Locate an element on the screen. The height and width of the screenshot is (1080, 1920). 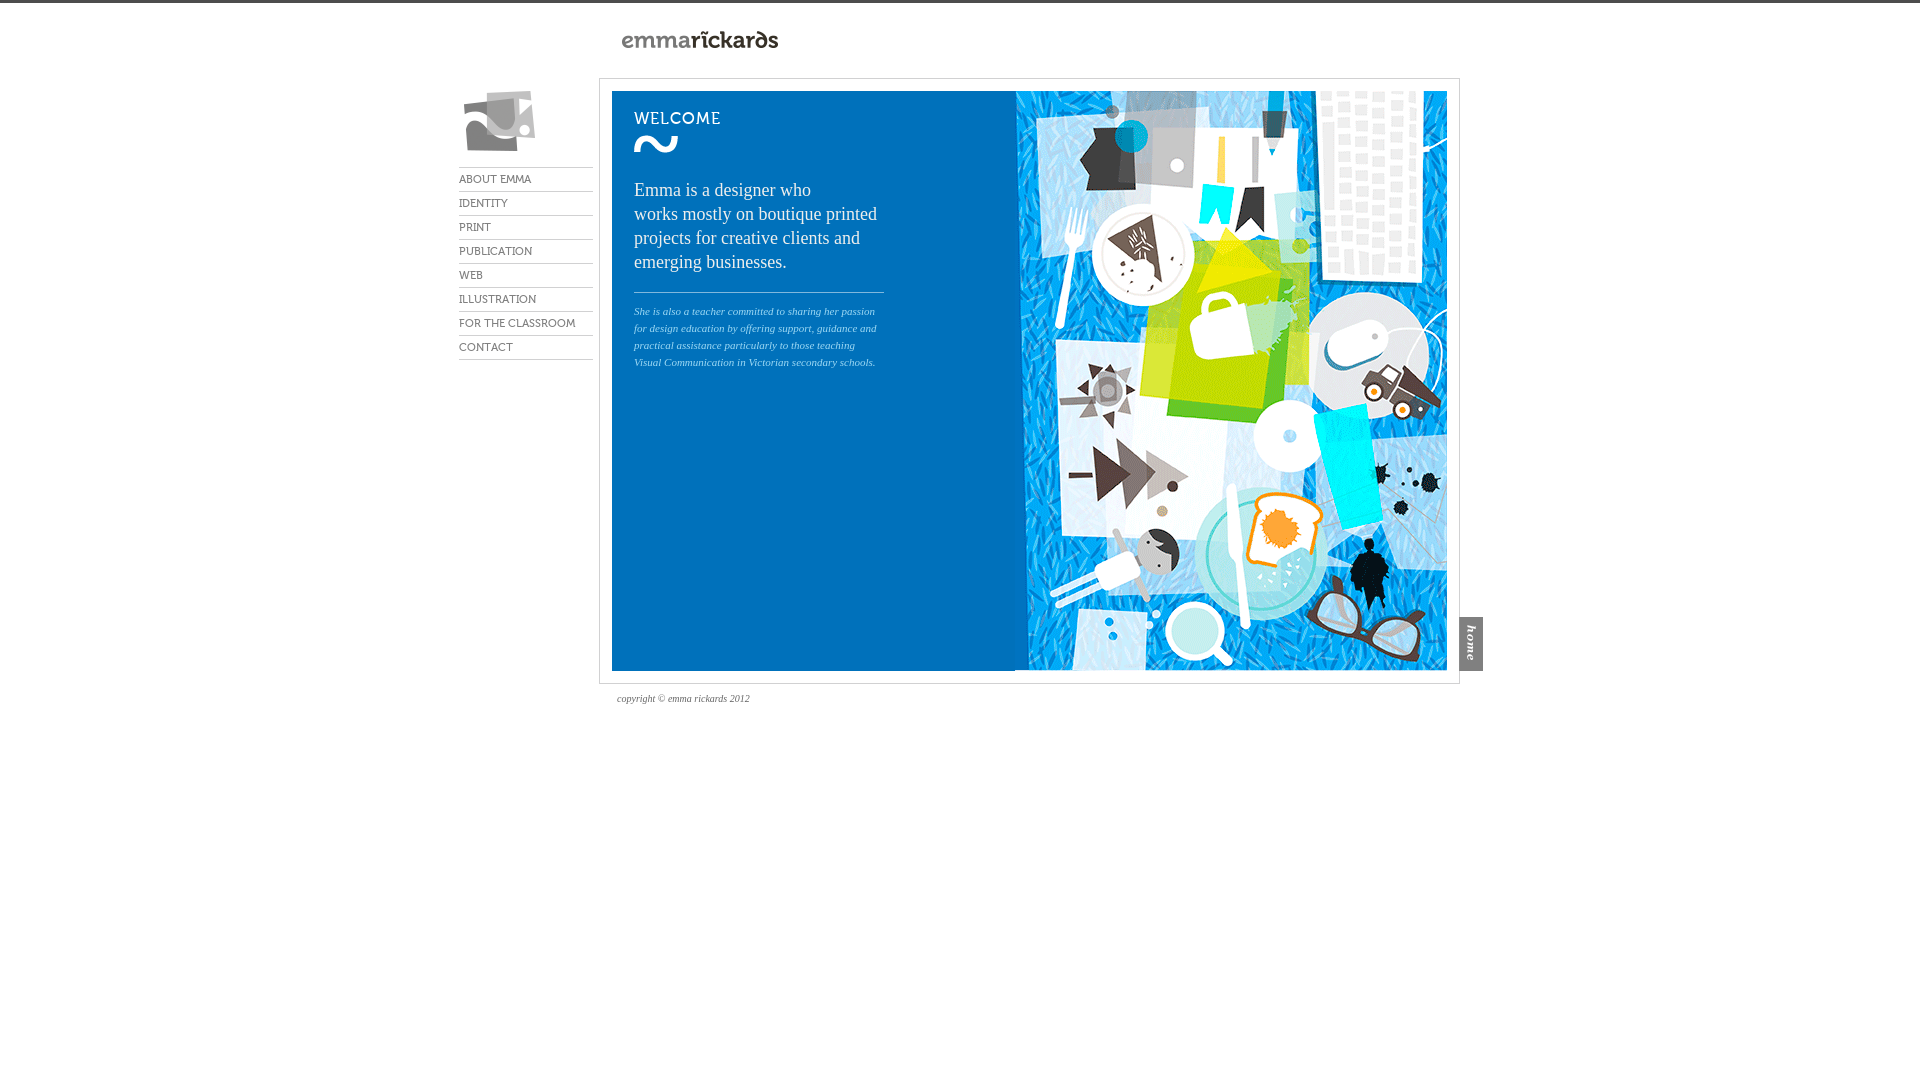
'PRINT' is located at coordinates (526, 226).